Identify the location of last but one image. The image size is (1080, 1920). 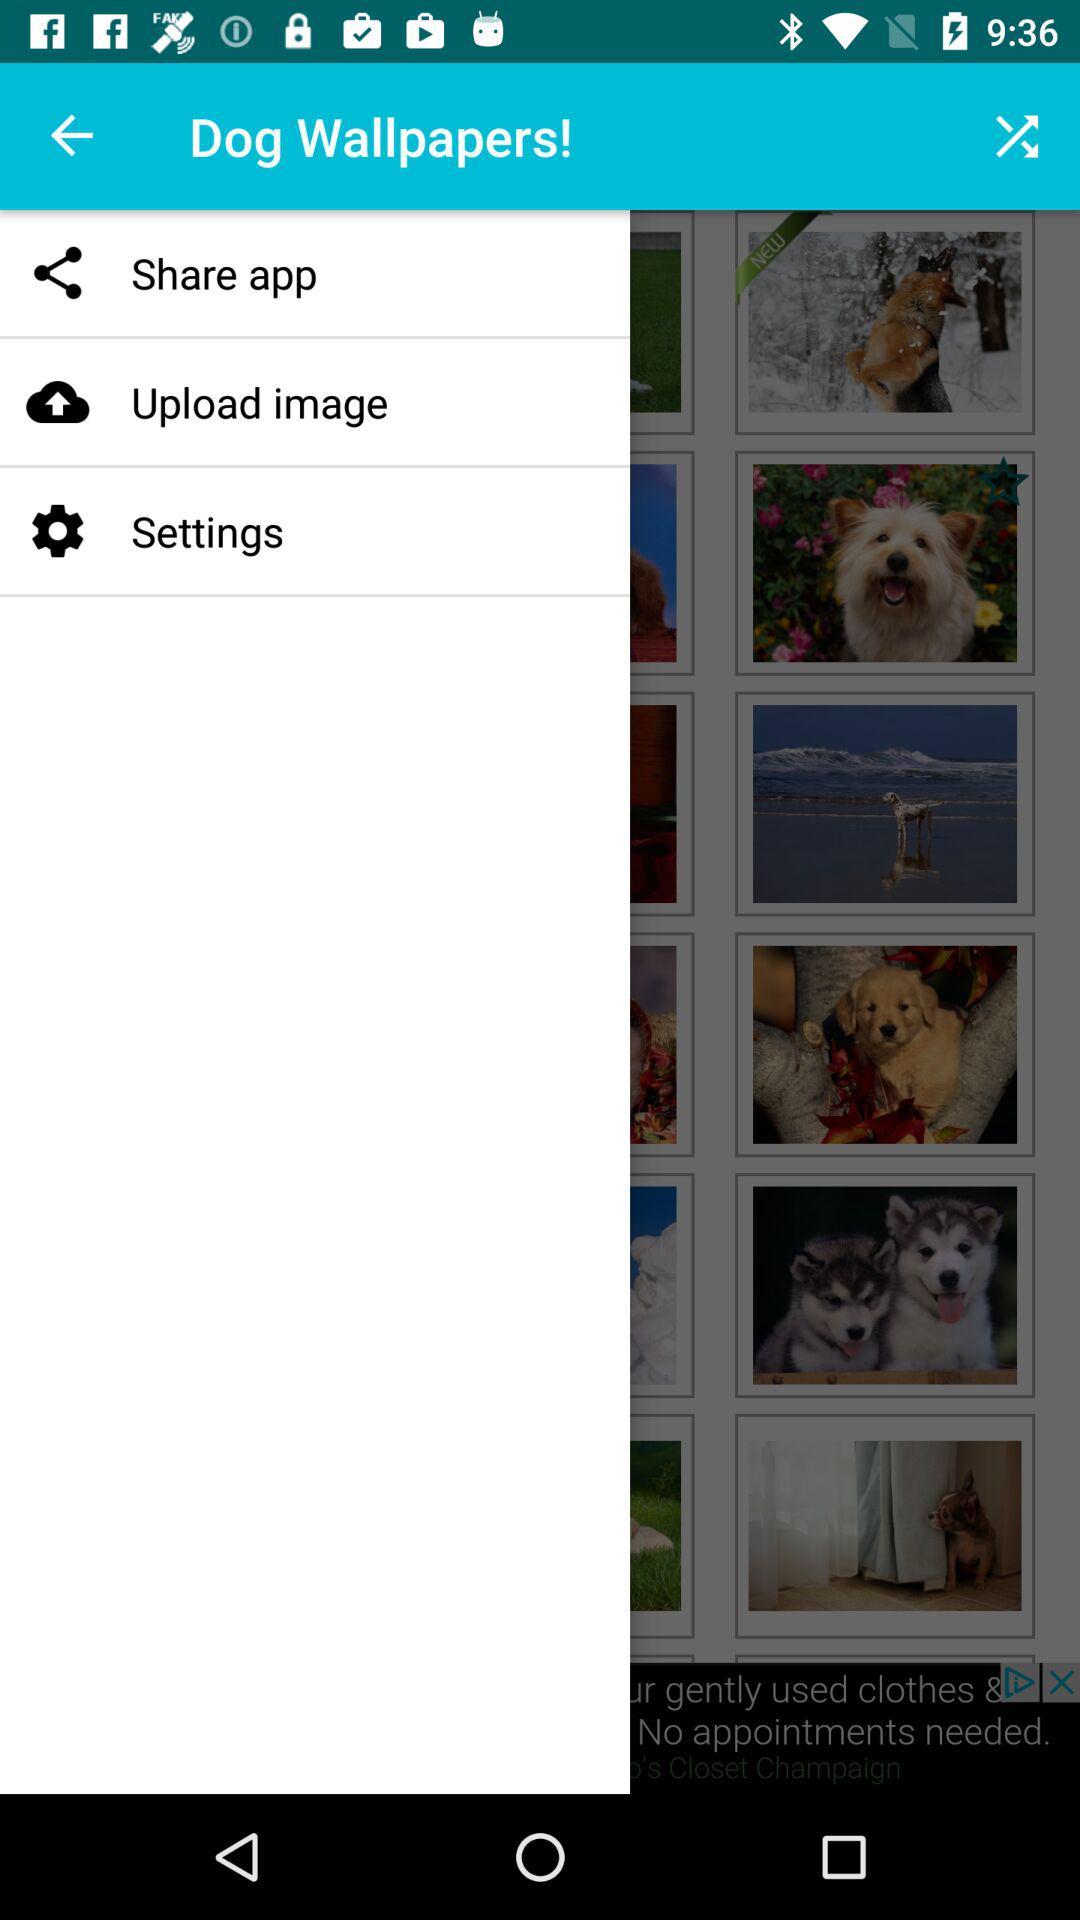
(883, 1285).